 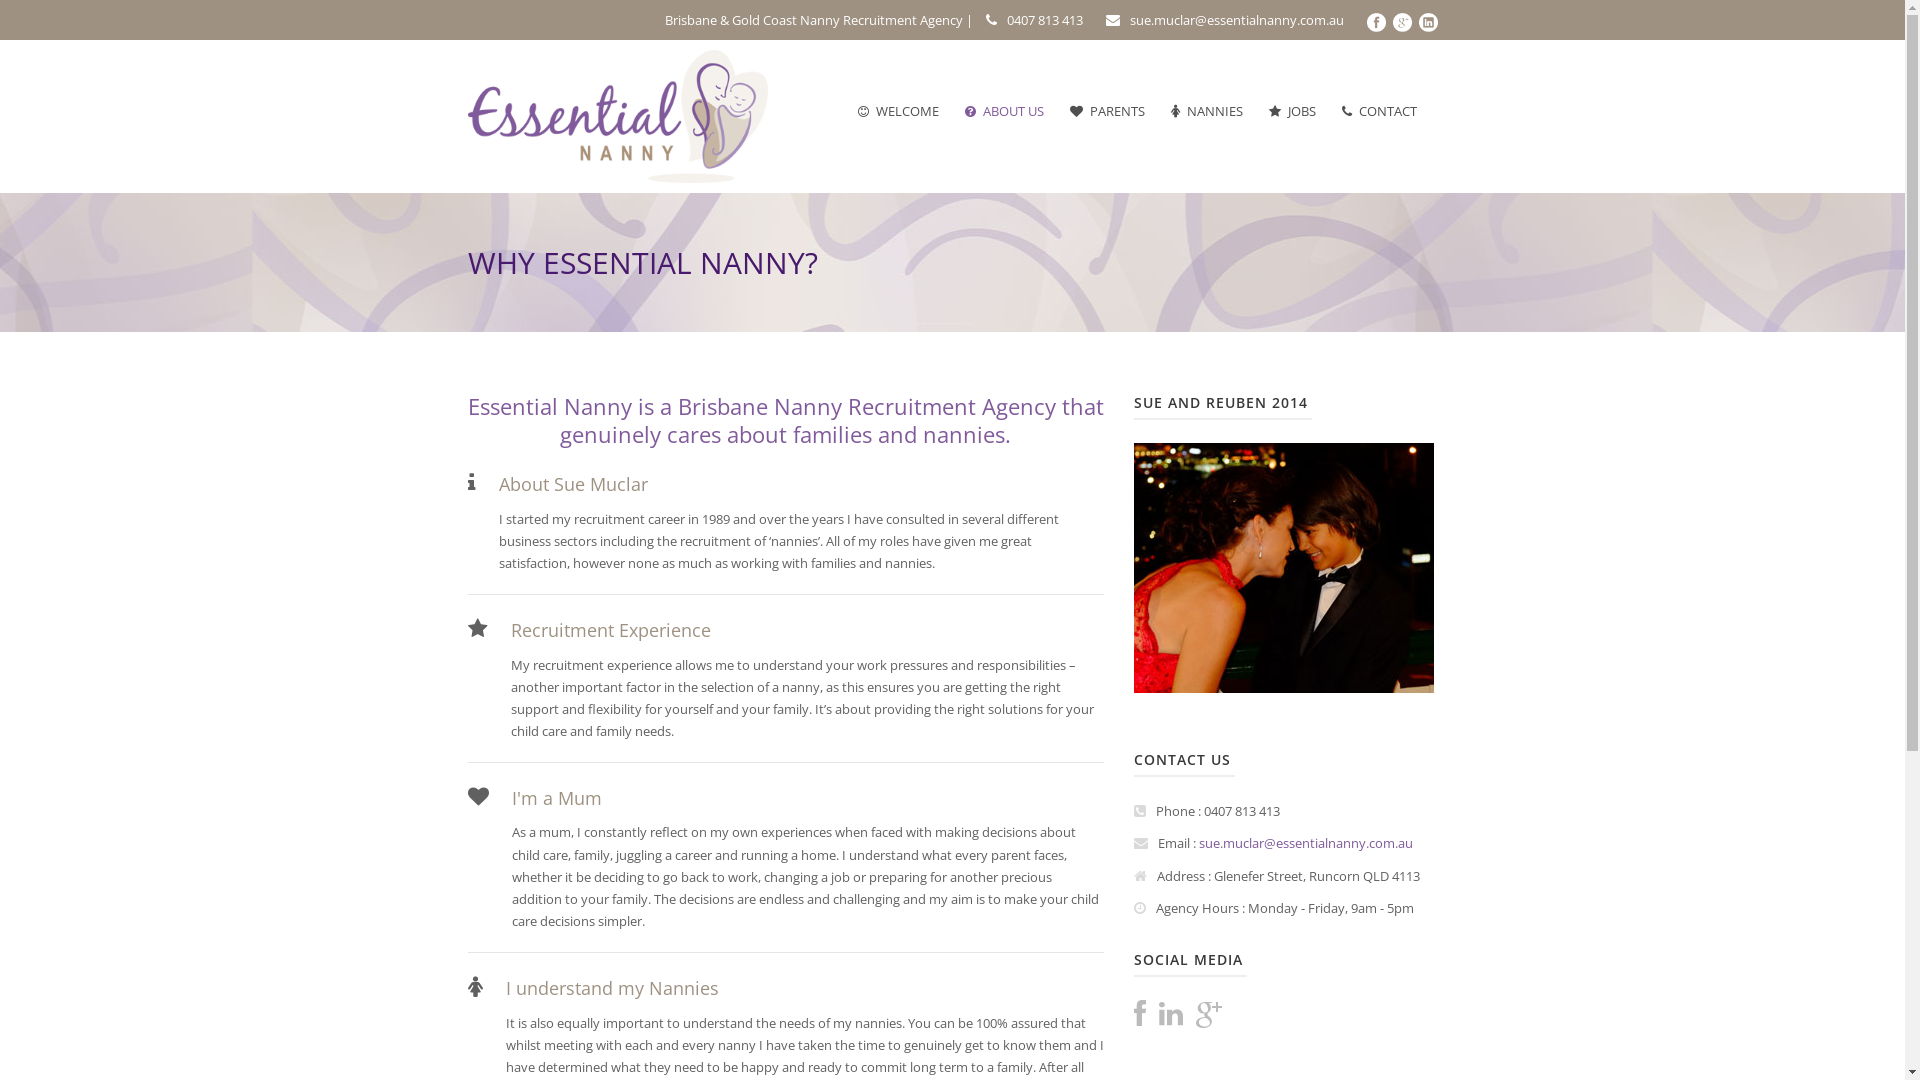 What do you see at coordinates (1205, 111) in the screenshot?
I see `'NANNIES'` at bounding box center [1205, 111].